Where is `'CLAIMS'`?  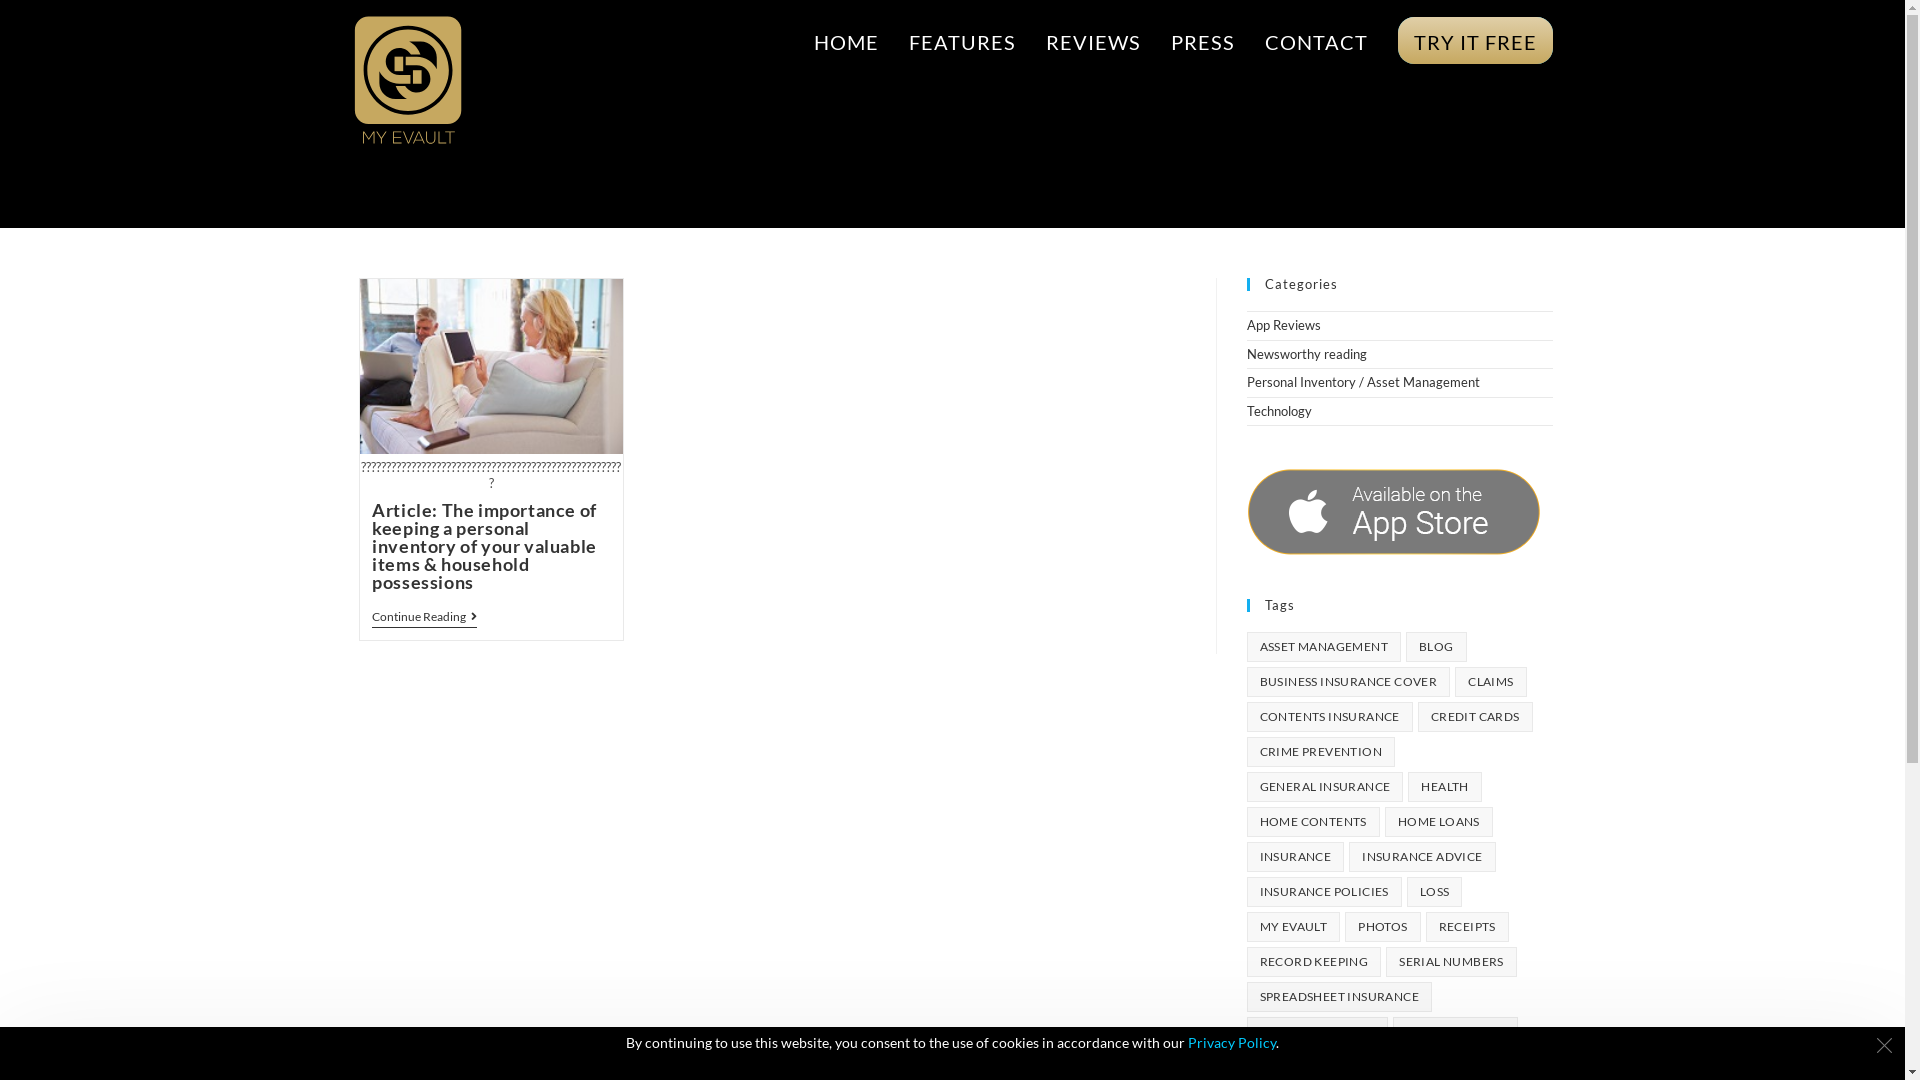
'CLAIMS' is located at coordinates (1454, 681).